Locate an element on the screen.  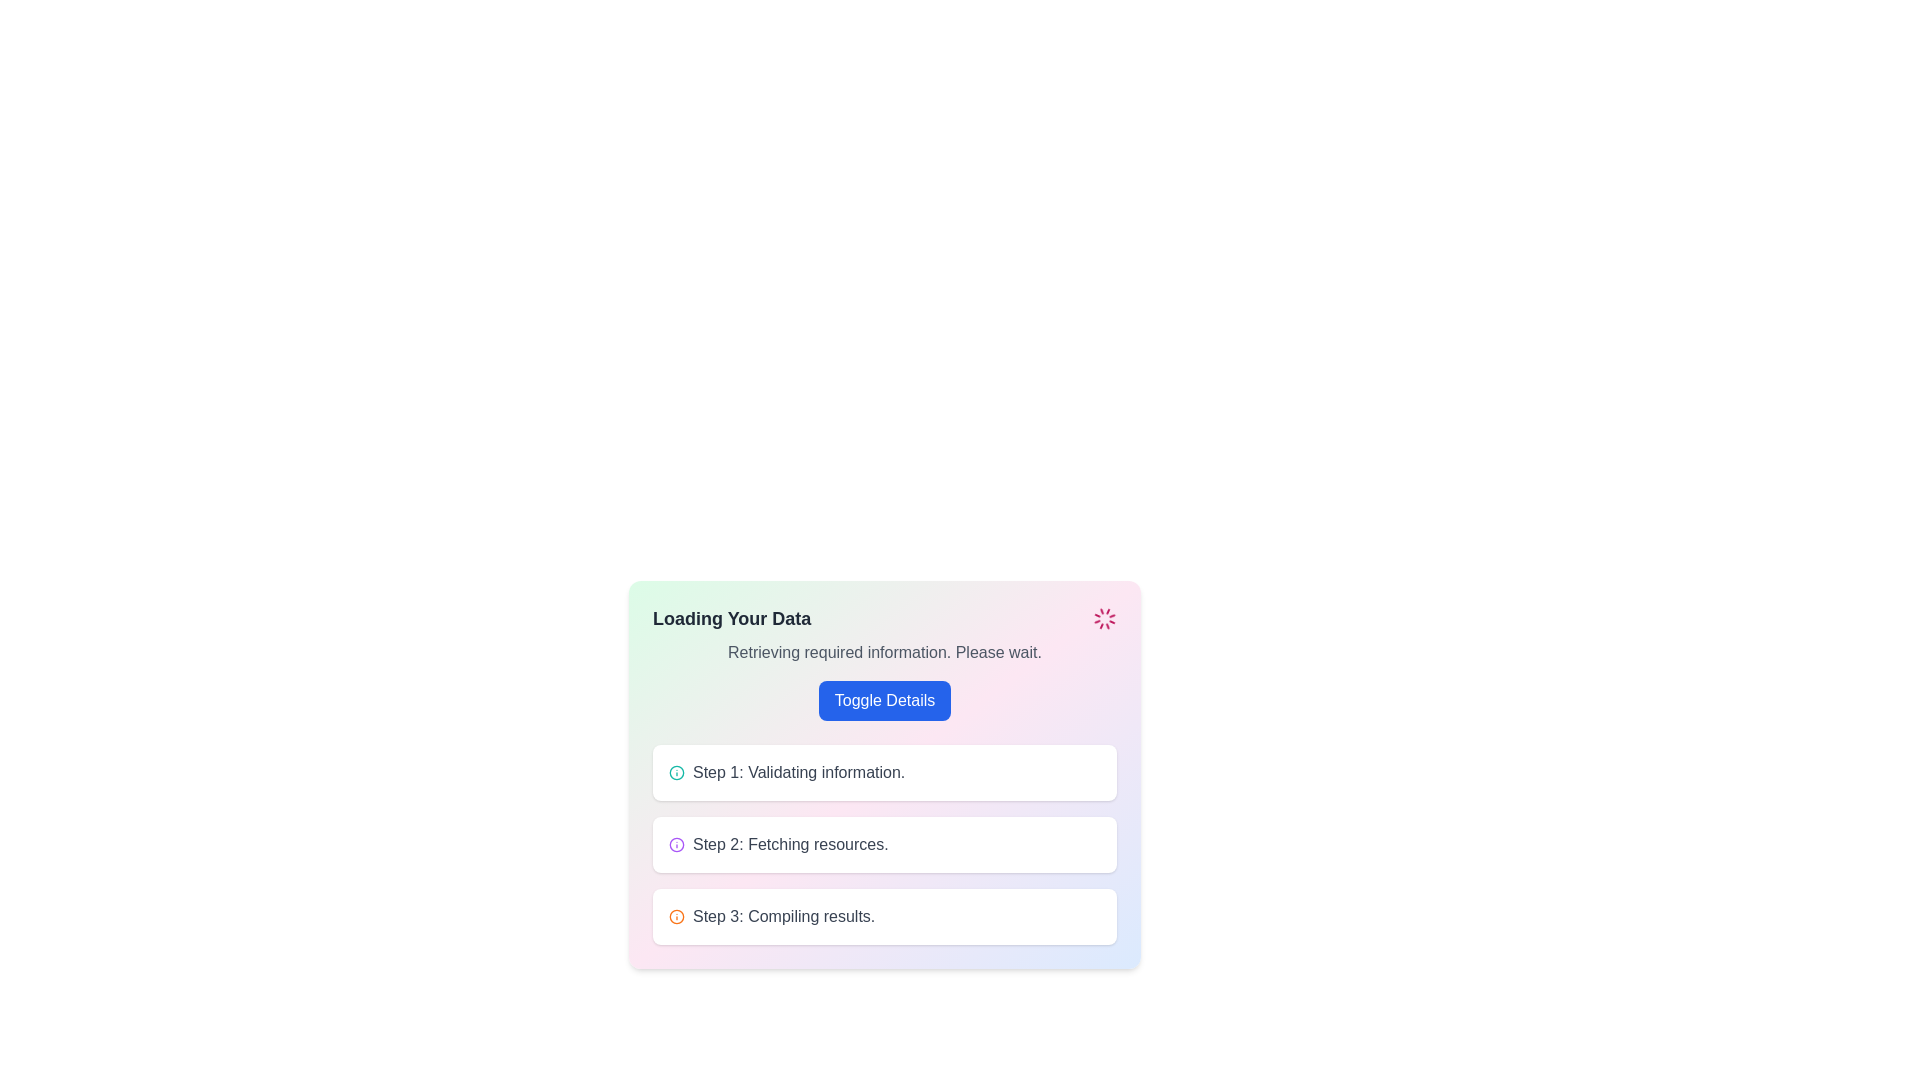
the button that toggles the visibility of additional details in the interface, located below the text 'Retrieving required information. Please wait.' and above the step descriptions is located at coordinates (883, 700).